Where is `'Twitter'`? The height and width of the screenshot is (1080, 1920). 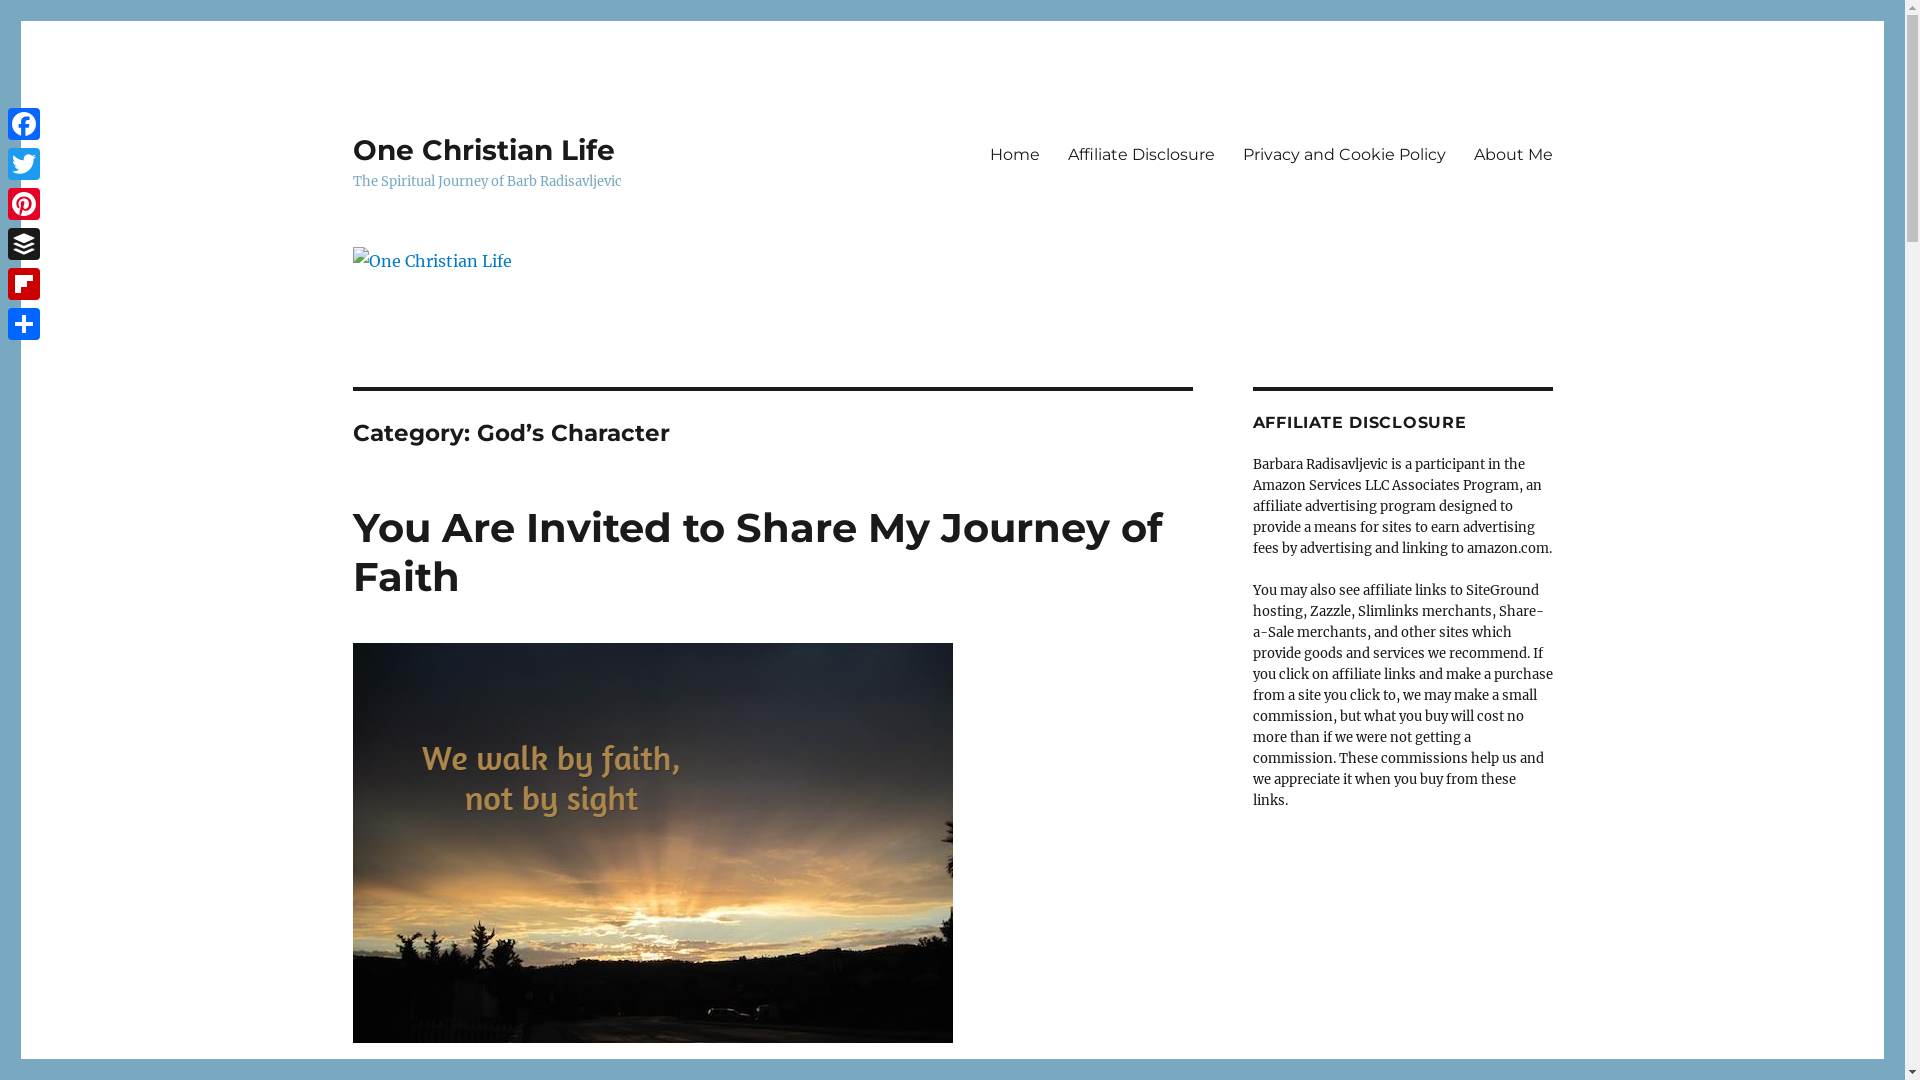 'Twitter' is located at coordinates (24, 163).